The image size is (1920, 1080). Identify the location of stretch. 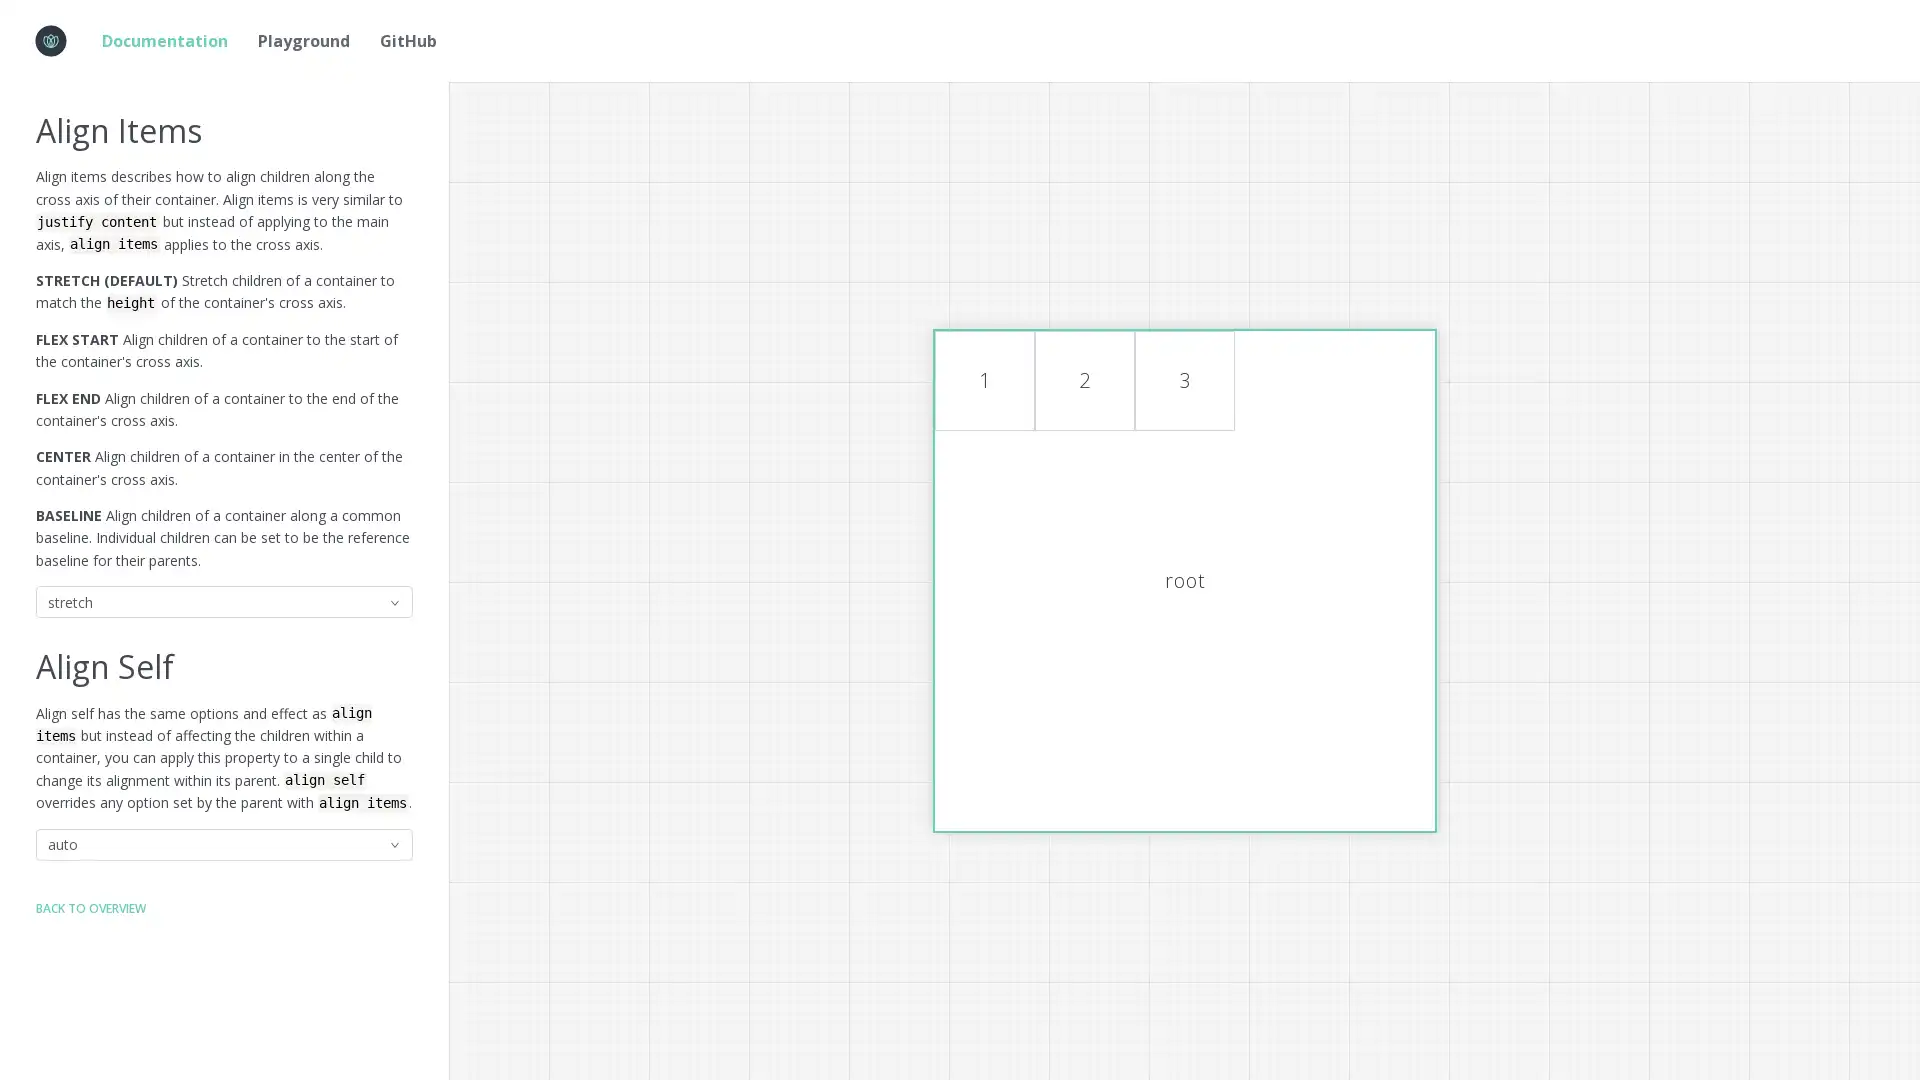
(224, 600).